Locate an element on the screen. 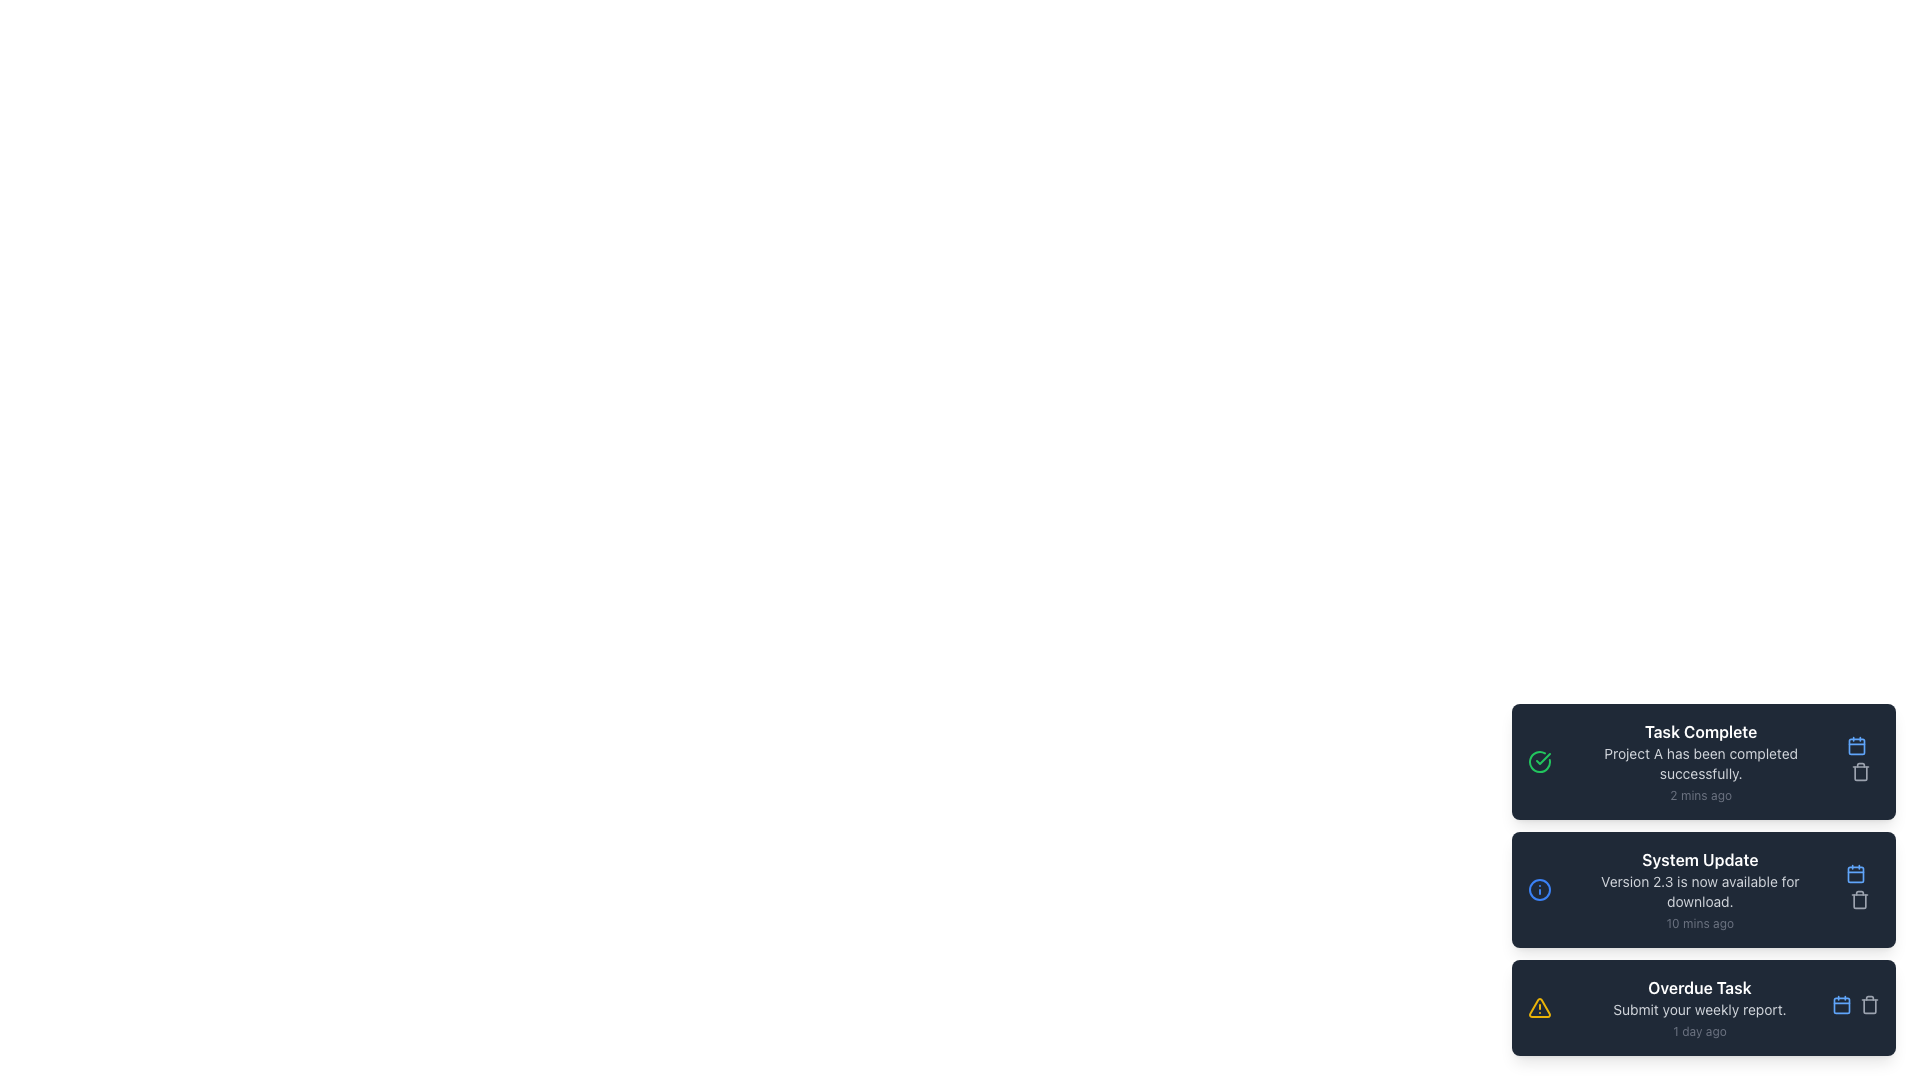  the overdue task notification icon located at the leftmost part of the bottom notification box, which visually alerts the user about the associated overdue task notification is located at coordinates (1539, 1007).